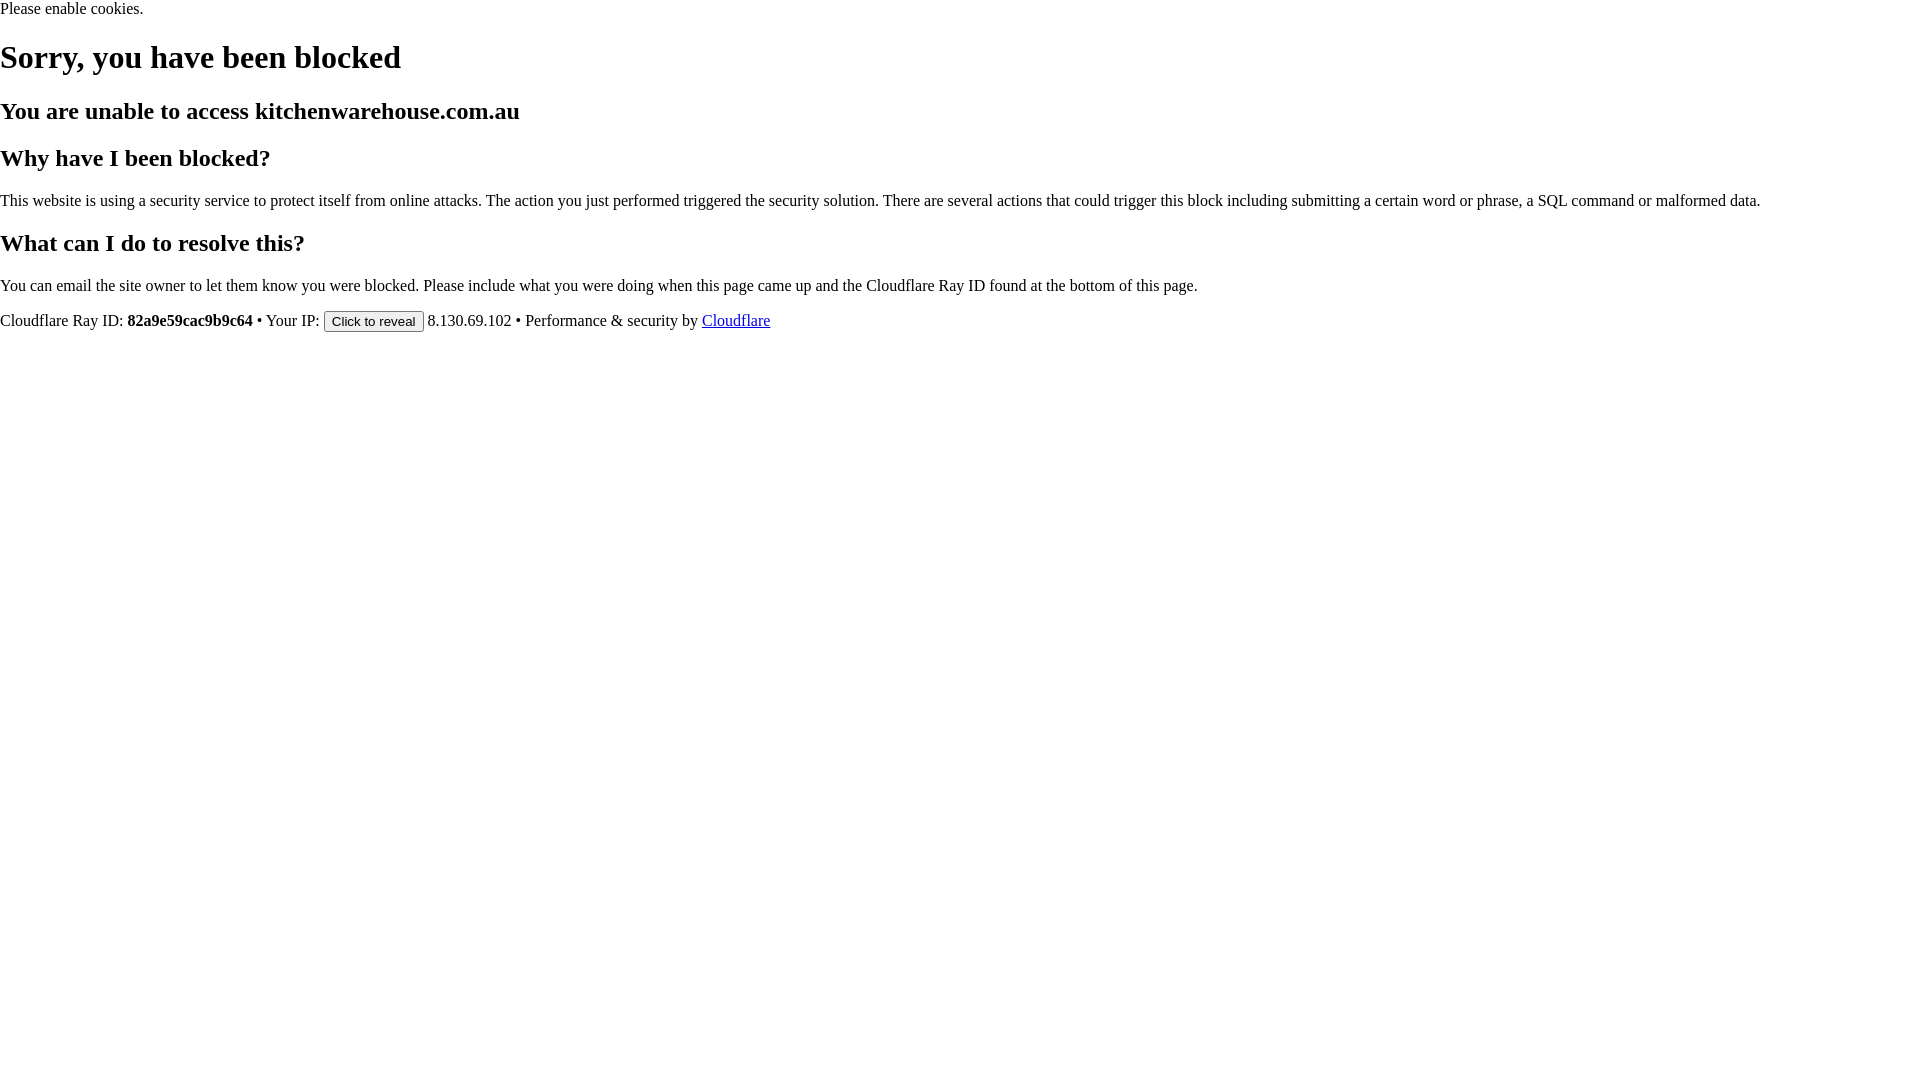 The image size is (1920, 1080). I want to click on 'Click to reveal', so click(374, 319).